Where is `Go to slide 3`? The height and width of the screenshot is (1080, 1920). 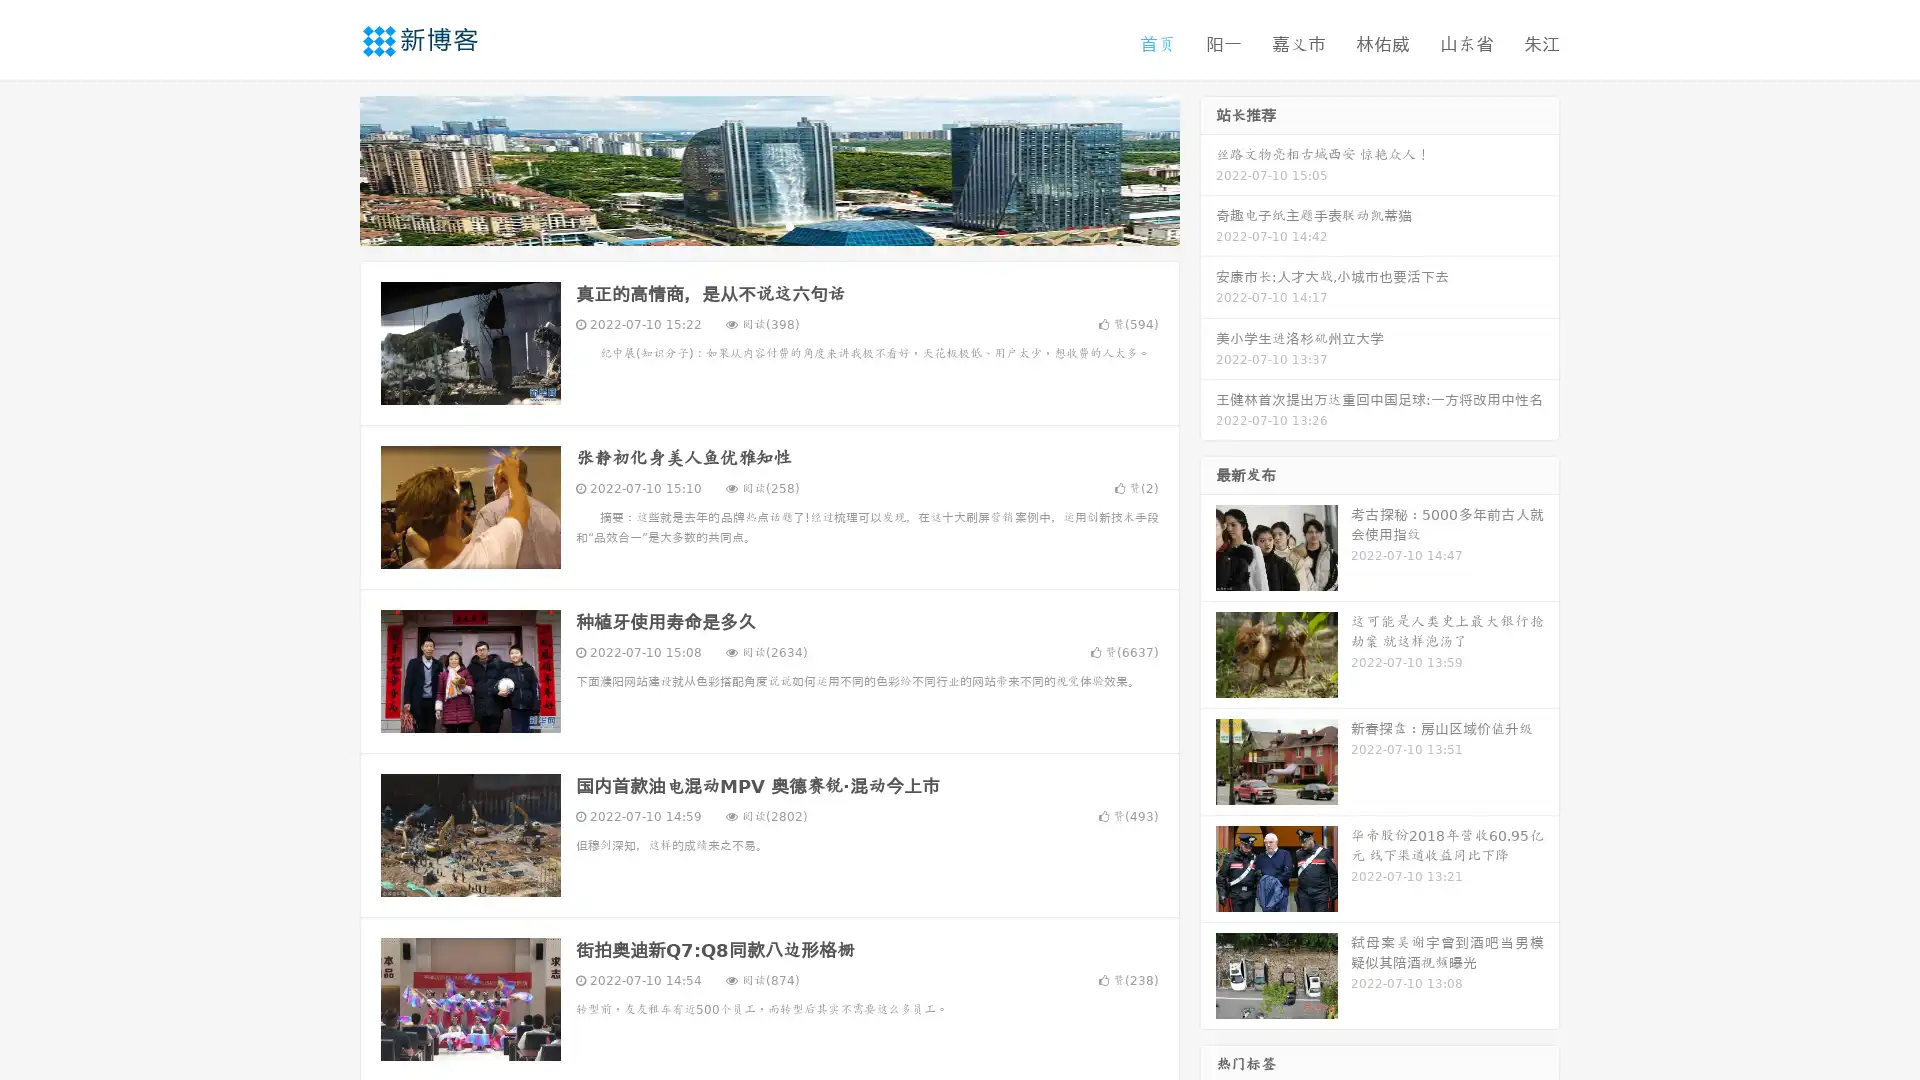
Go to slide 3 is located at coordinates (789, 225).